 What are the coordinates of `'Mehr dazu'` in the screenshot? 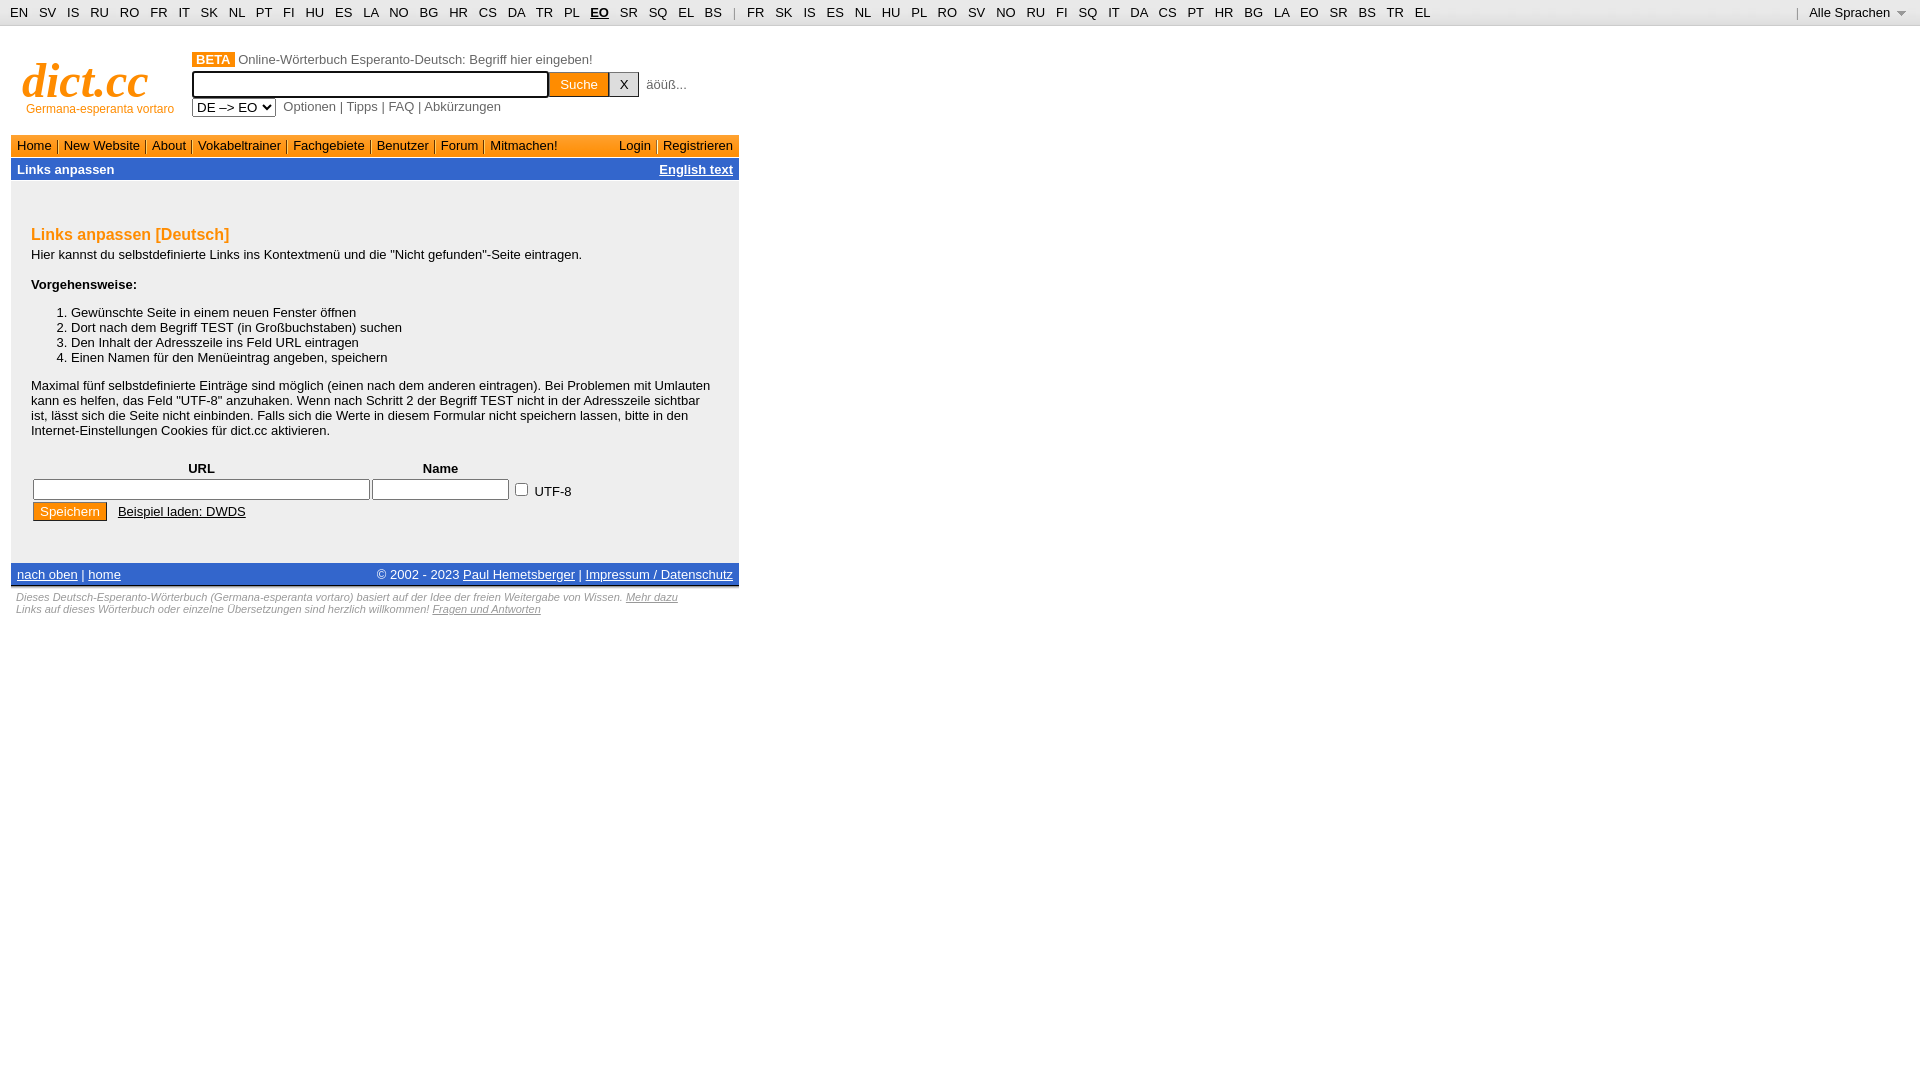 It's located at (624, 596).